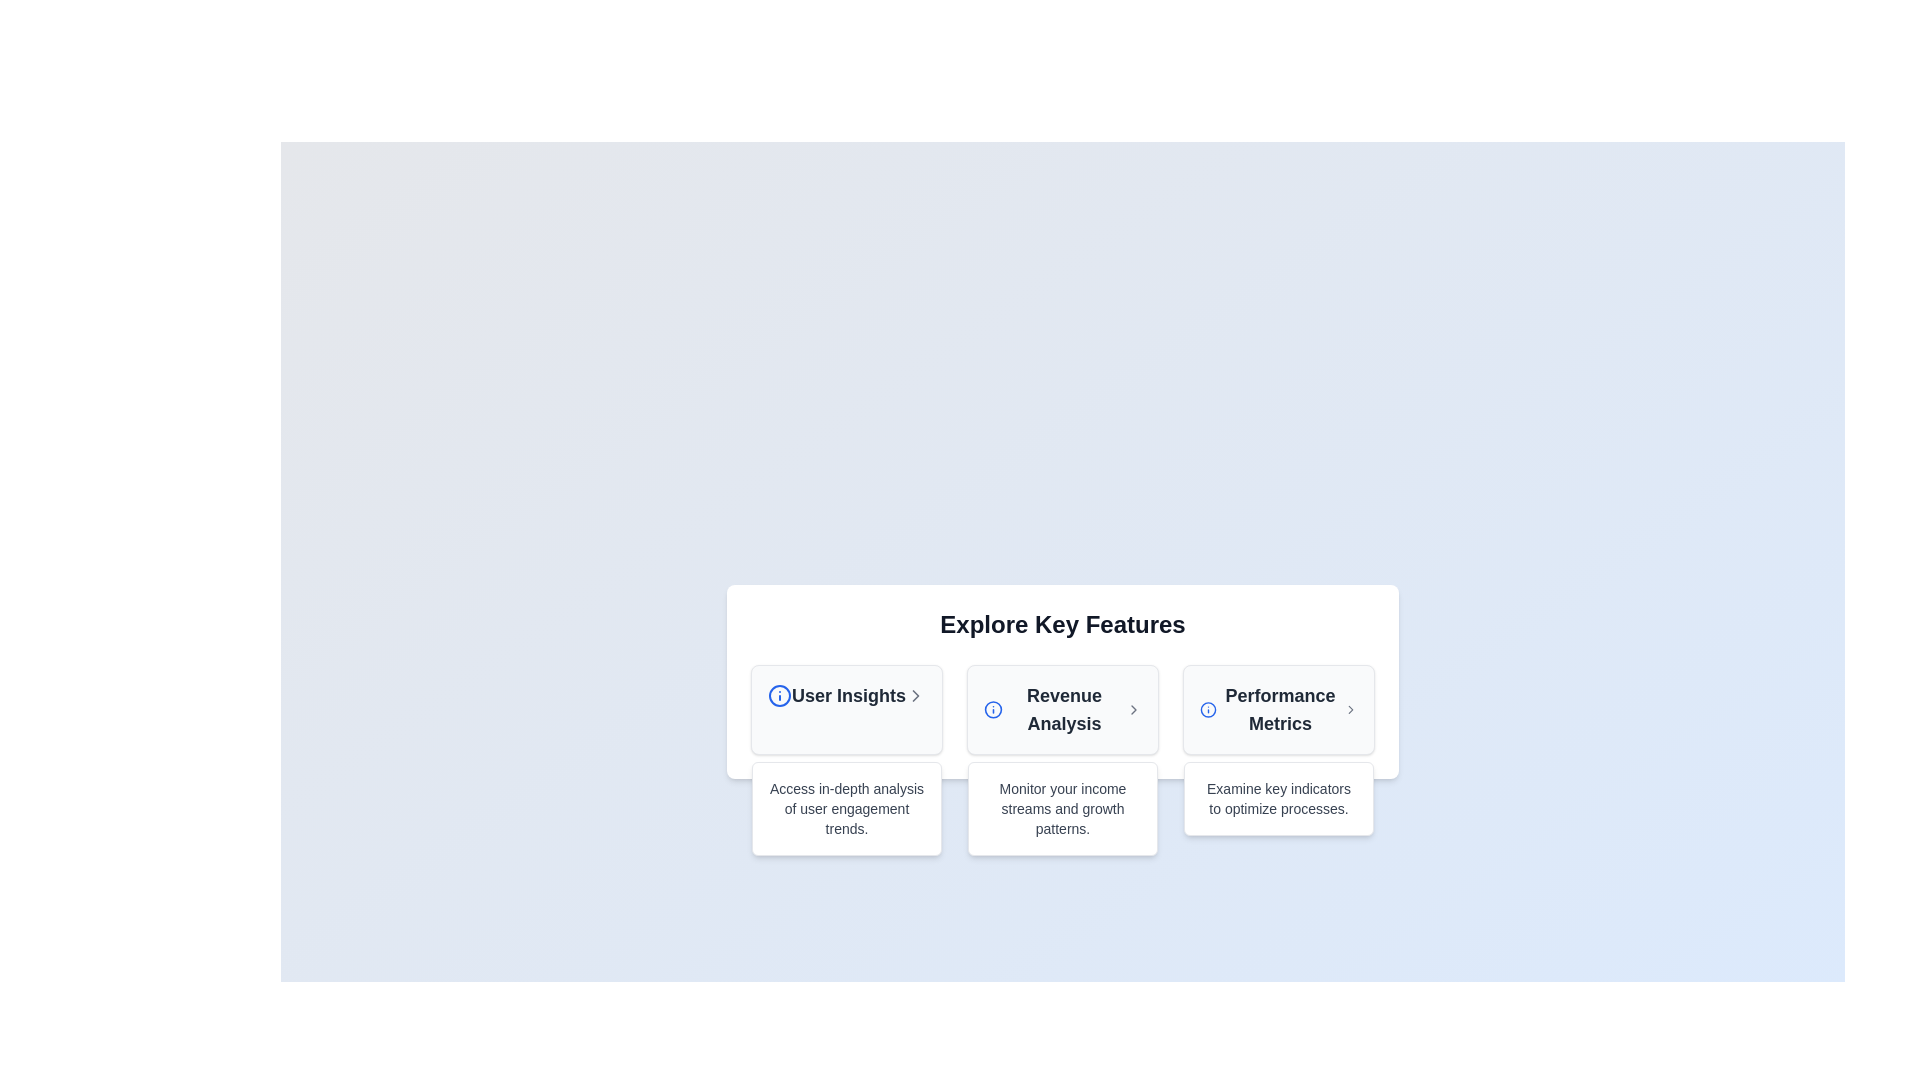 The width and height of the screenshot is (1920, 1080). Describe the element at coordinates (1207, 708) in the screenshot. I see `the blue 'Info' icon located in the 'Performance Metrics' section at the top-right corner of the header area, which is positioned to the left of the group title 'Performance Metrics'` at that location.